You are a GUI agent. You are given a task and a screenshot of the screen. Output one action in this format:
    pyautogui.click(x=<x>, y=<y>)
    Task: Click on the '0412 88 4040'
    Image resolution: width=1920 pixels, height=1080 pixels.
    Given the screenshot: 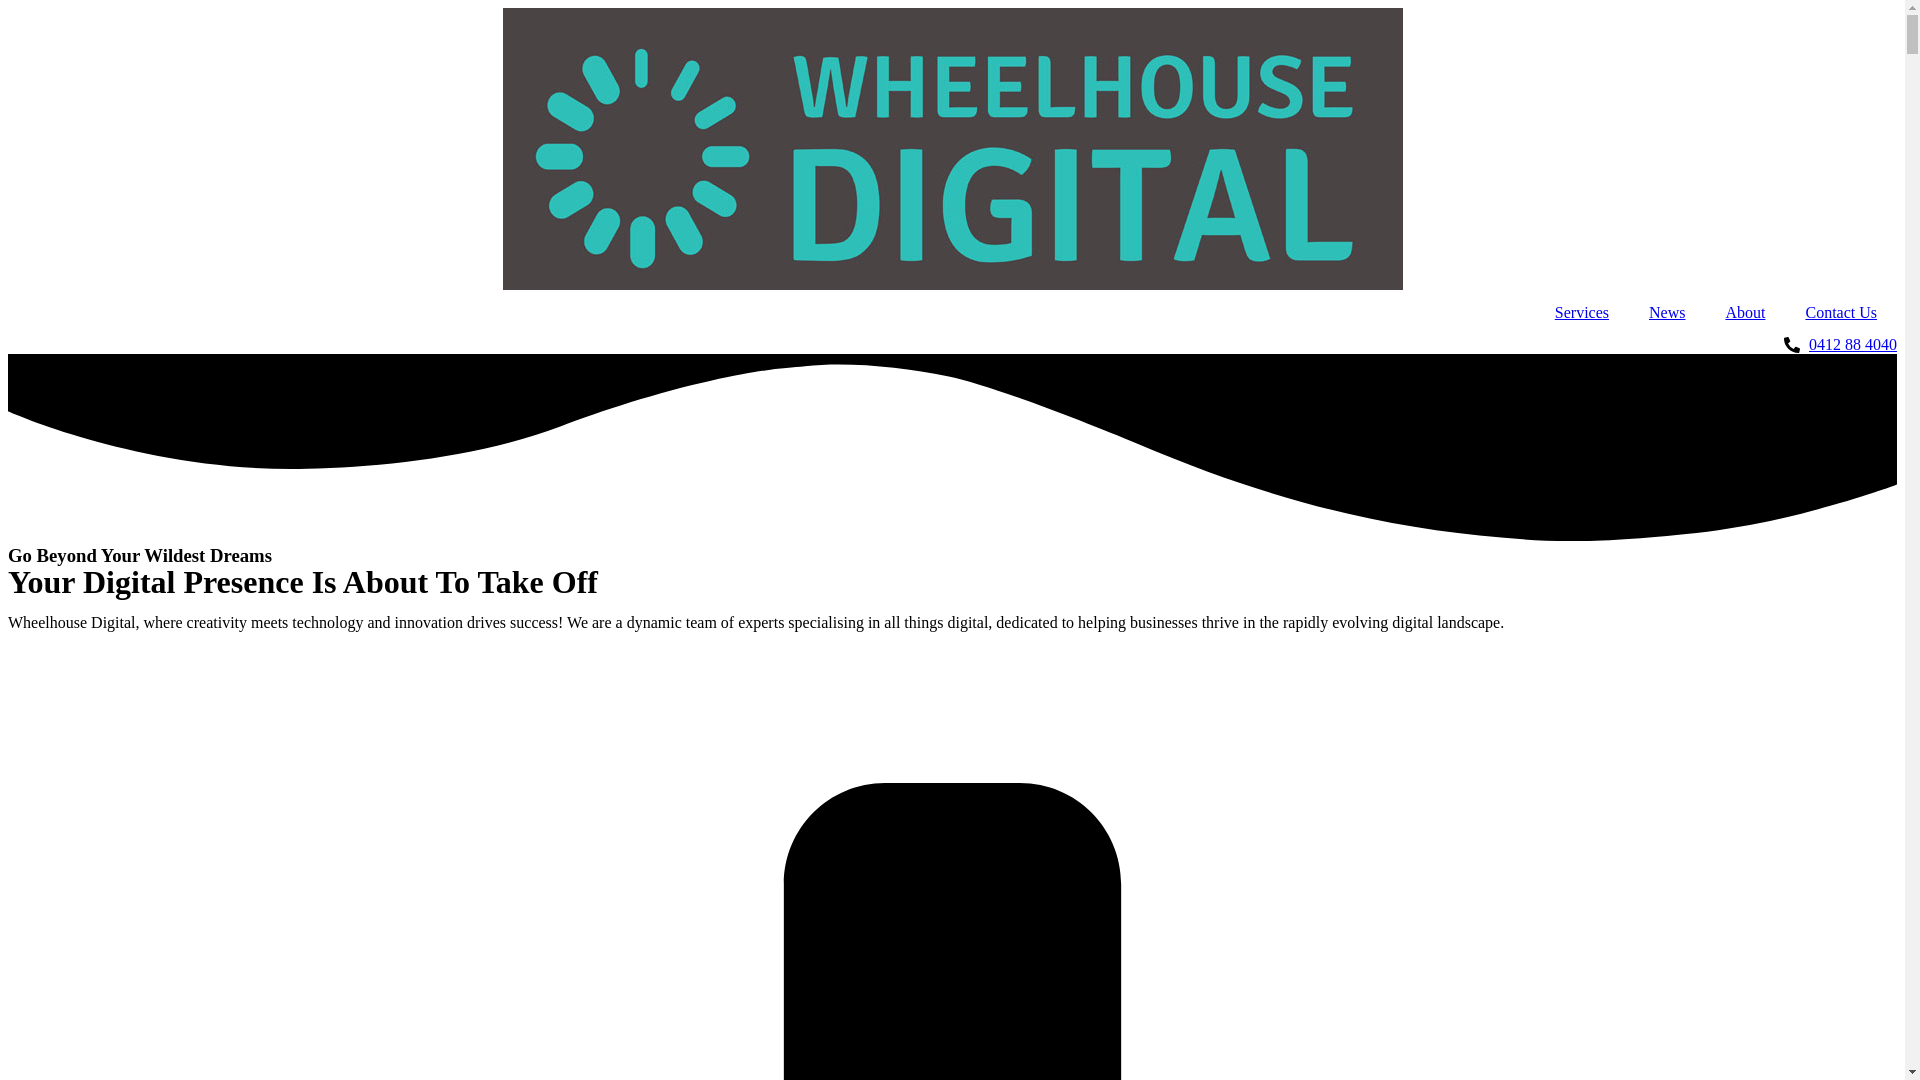 What is the action you would take?
    pyautogui.click(x=951, y=343)
    